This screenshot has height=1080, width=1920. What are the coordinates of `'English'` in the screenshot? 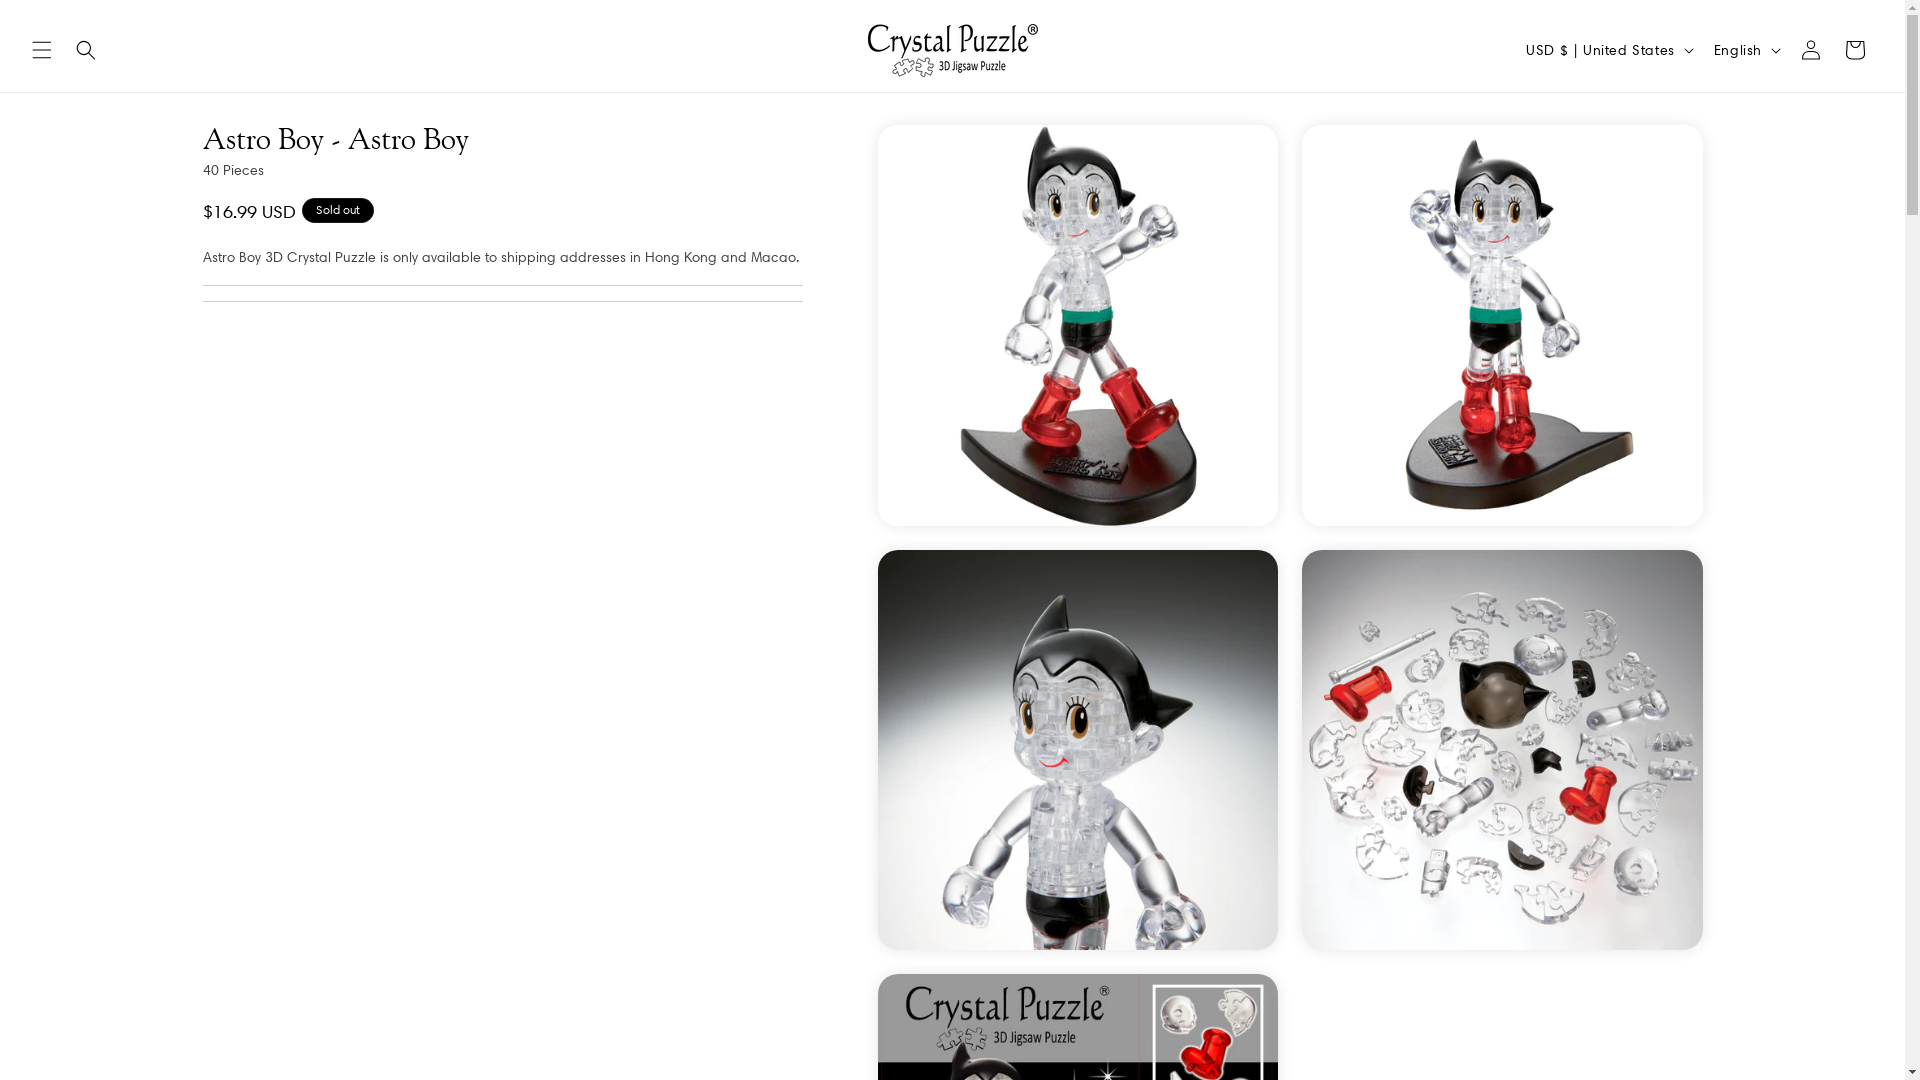 It's located at (1744, 49).